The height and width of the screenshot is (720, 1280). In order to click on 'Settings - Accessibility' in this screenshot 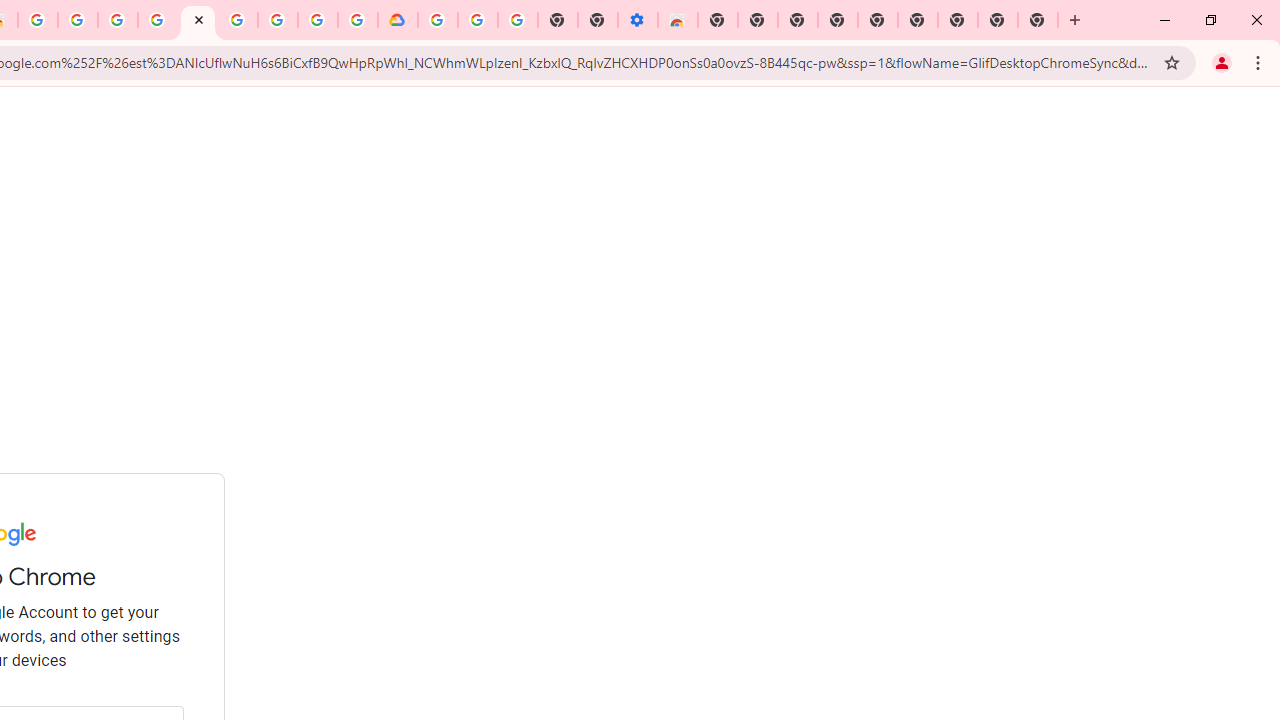, I will do `click(637, 20)`.